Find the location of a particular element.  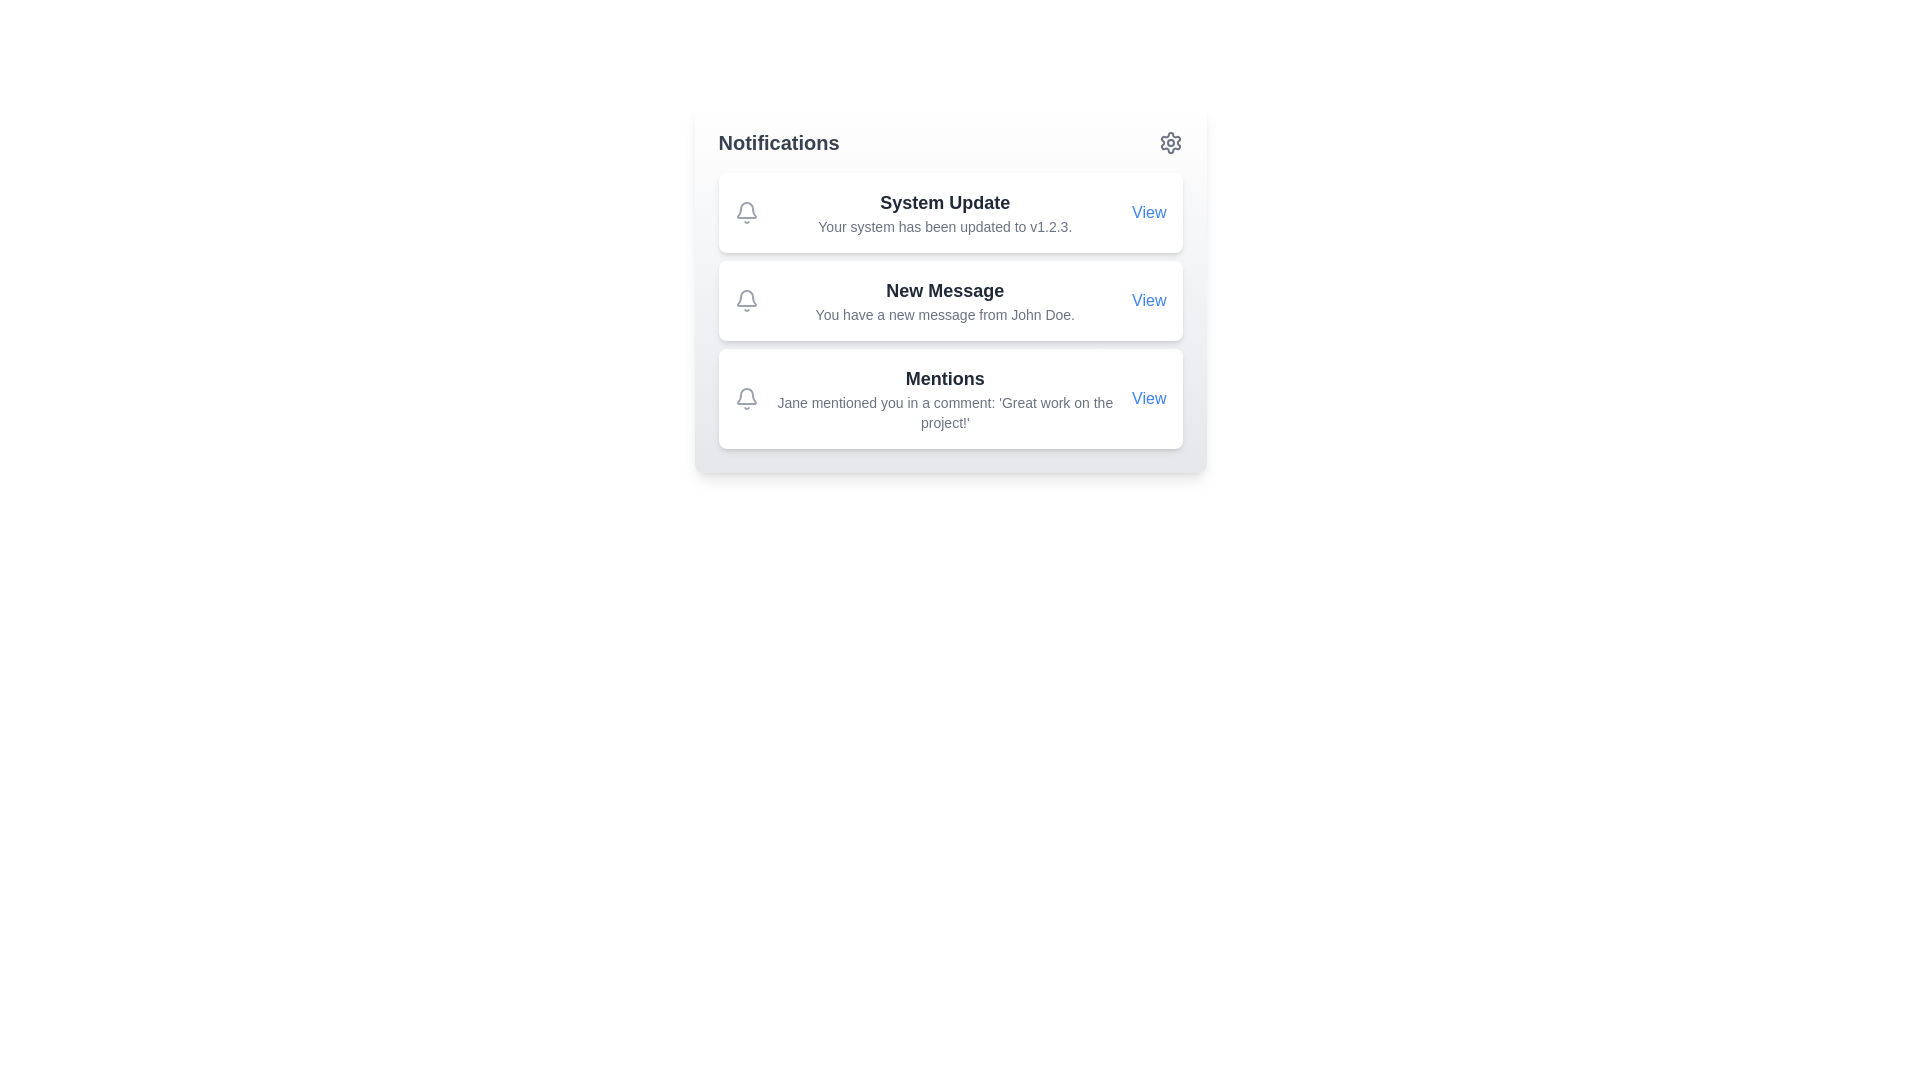

'View' button for the notification titled 'System Update' is located at coordinates (1149, 212).